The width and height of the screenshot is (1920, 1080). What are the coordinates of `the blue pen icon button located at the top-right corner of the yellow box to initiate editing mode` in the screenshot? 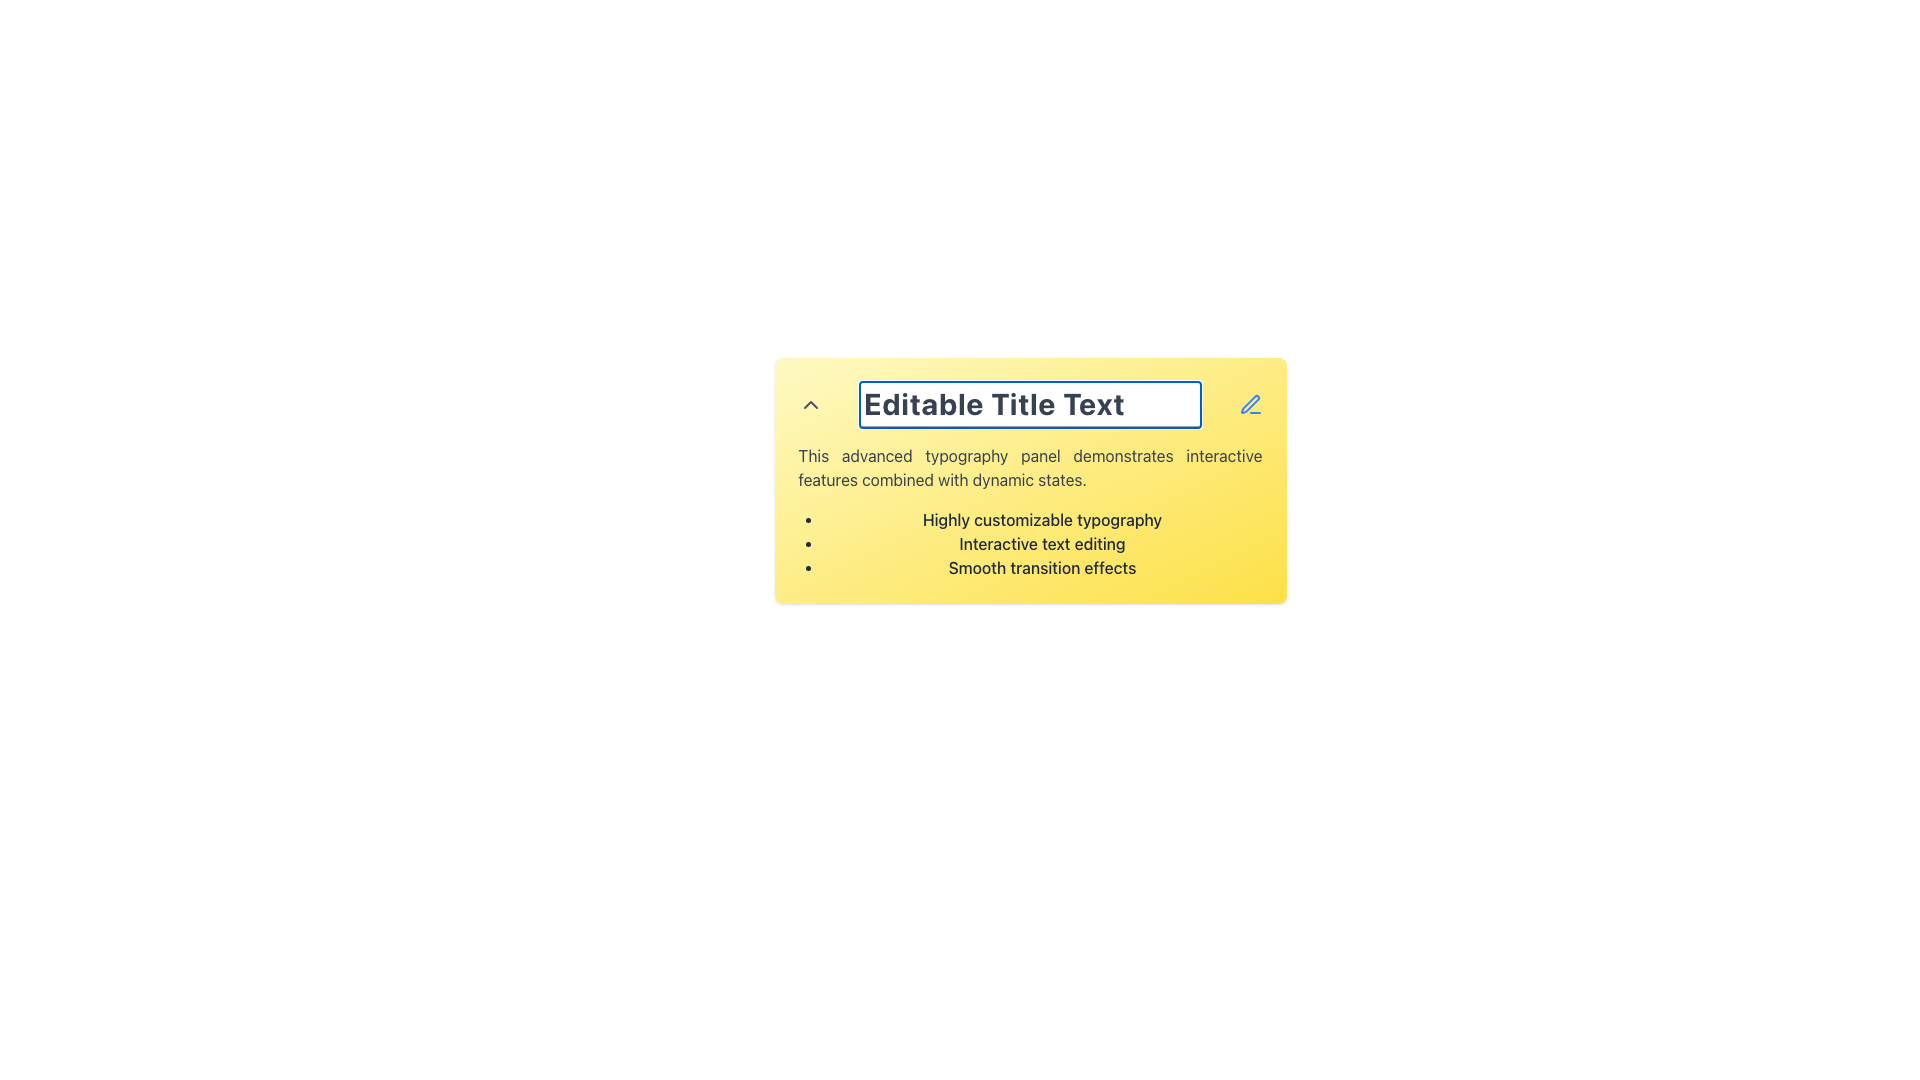 It's located at (1249, 405).